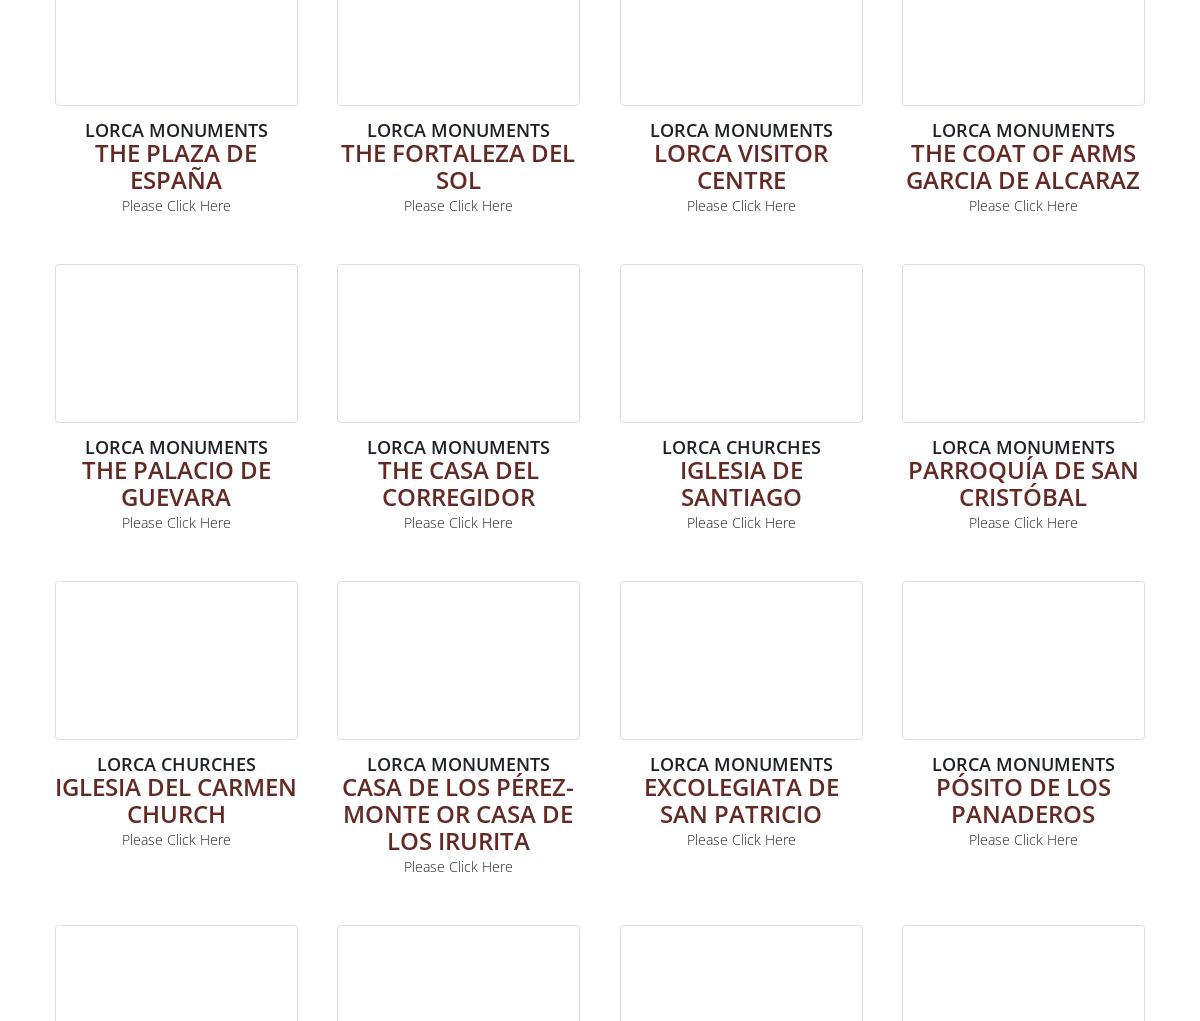 This screenshot has width=1200, height=1021. What do you see at coordinates (175, 163) in the screenshot?
I see `'THE PLAZA DE ESPAÑA'` at bounding box center [175, 163].